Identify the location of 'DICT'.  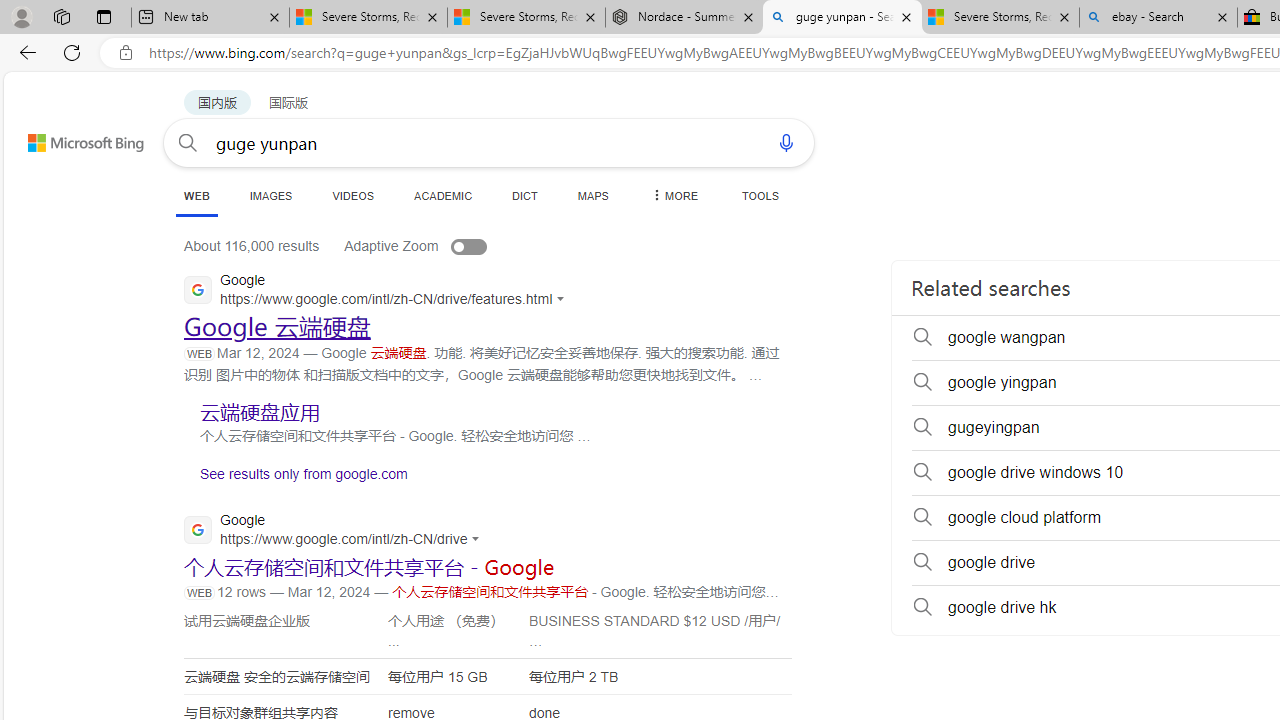
(525, 195).